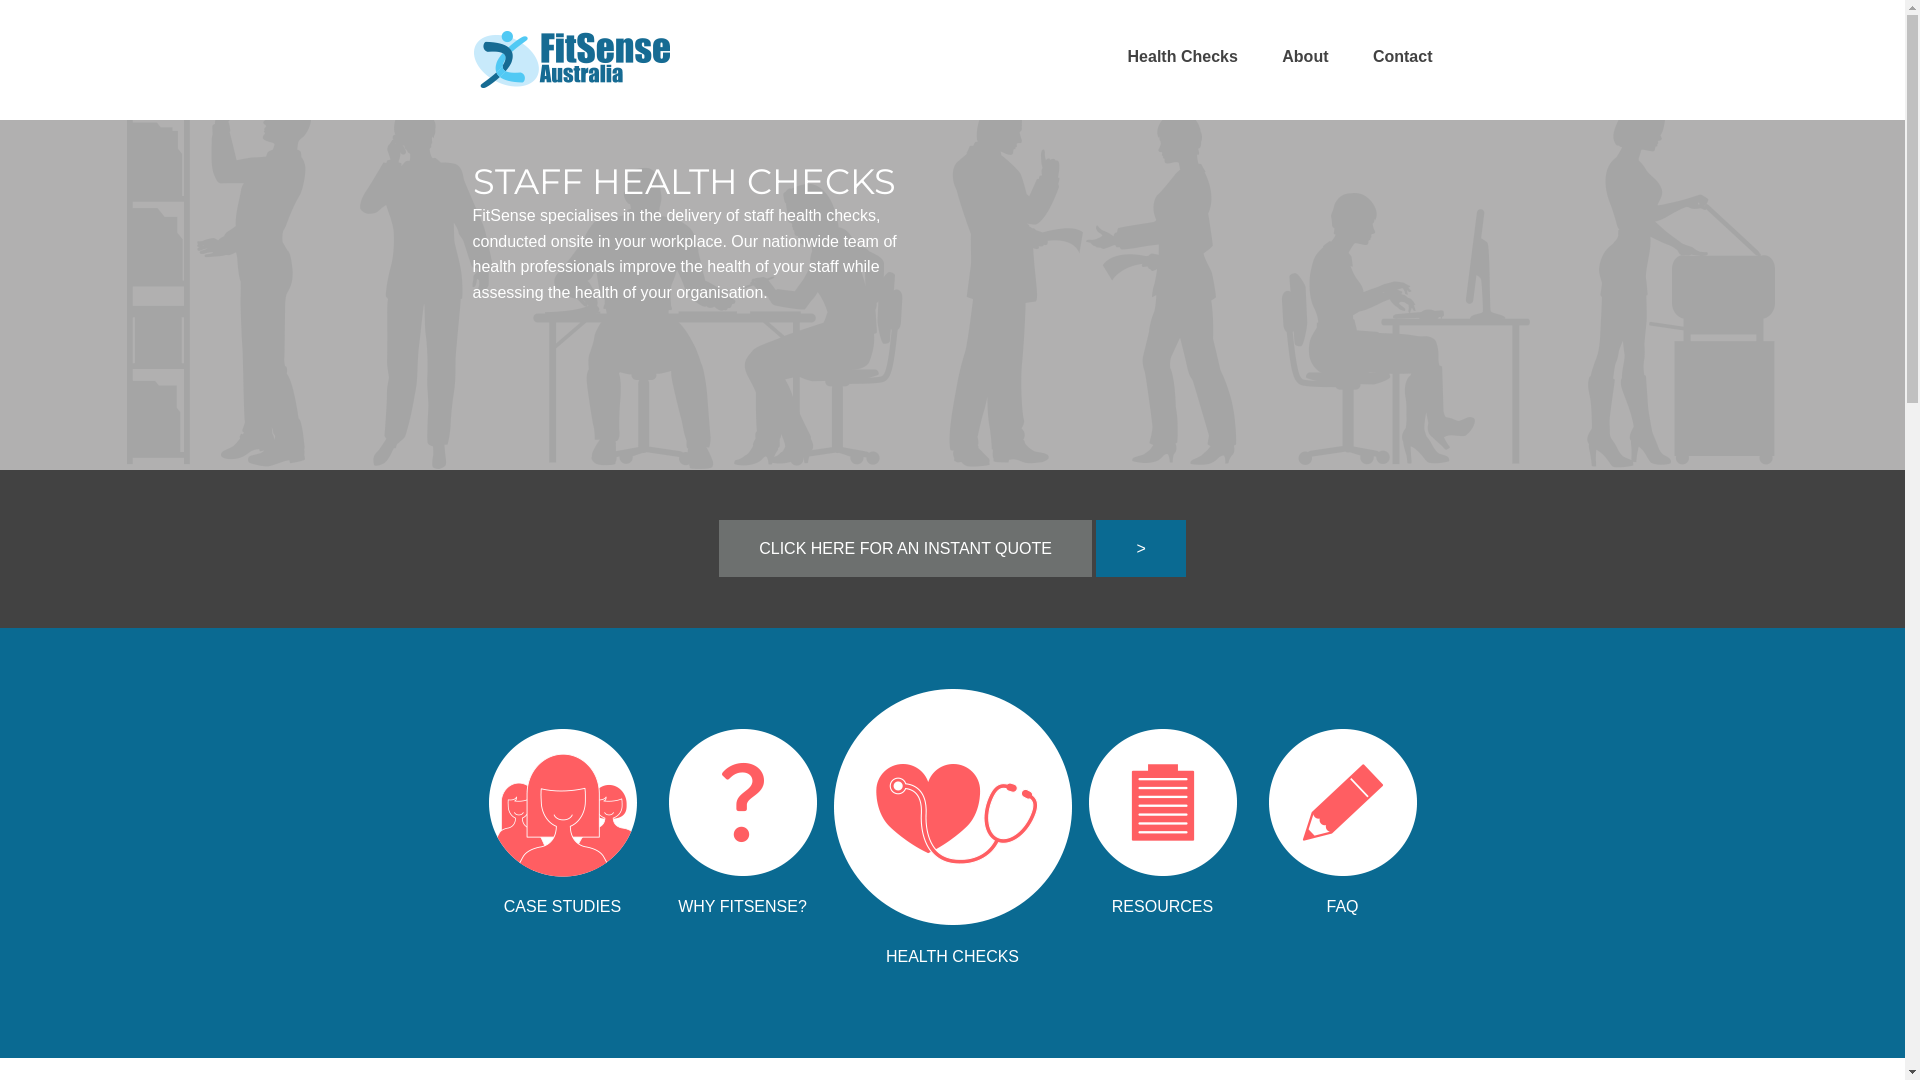 The image size is (1920, 1080). I want to click on 'Health Checks', so click(1182, 55).